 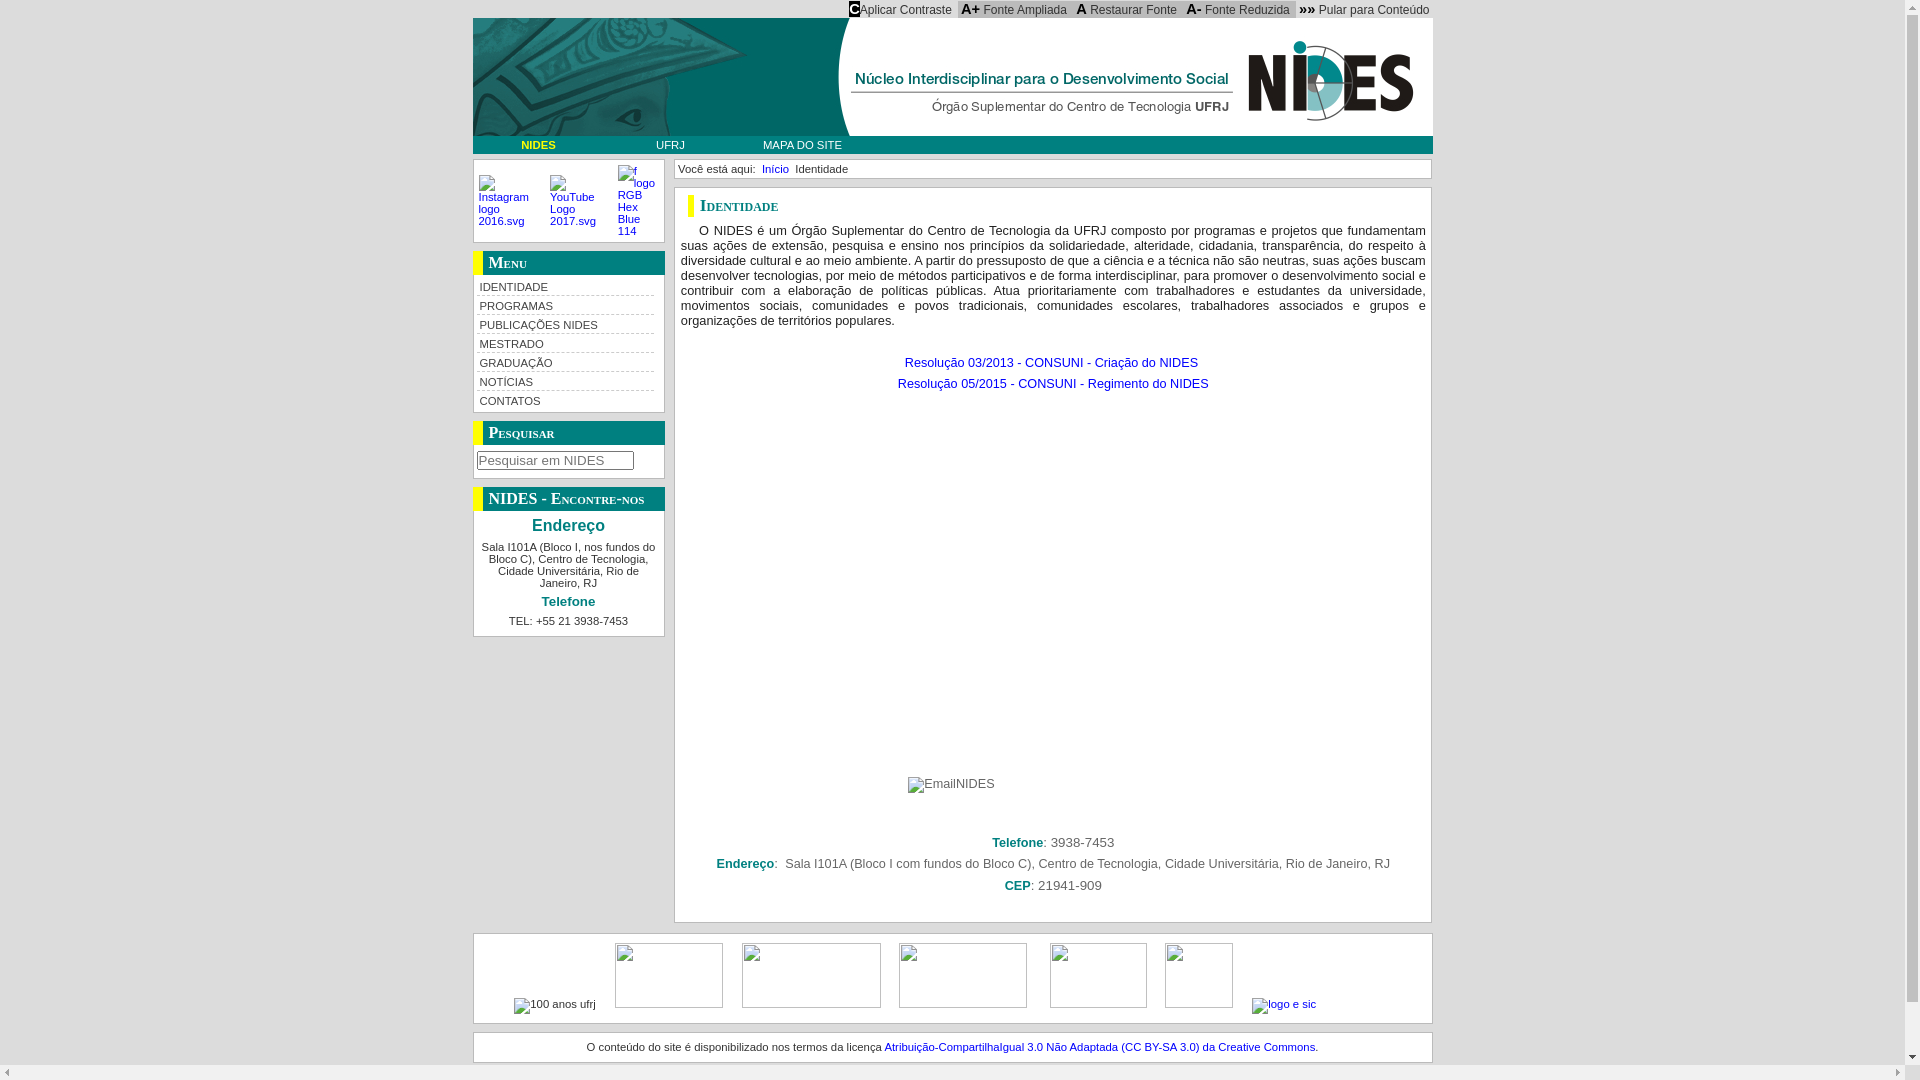 What do you see at coordinates (564, 304) in the screenshot?
I see `'PROGRAMAS'` at bounding box center [564, 304].